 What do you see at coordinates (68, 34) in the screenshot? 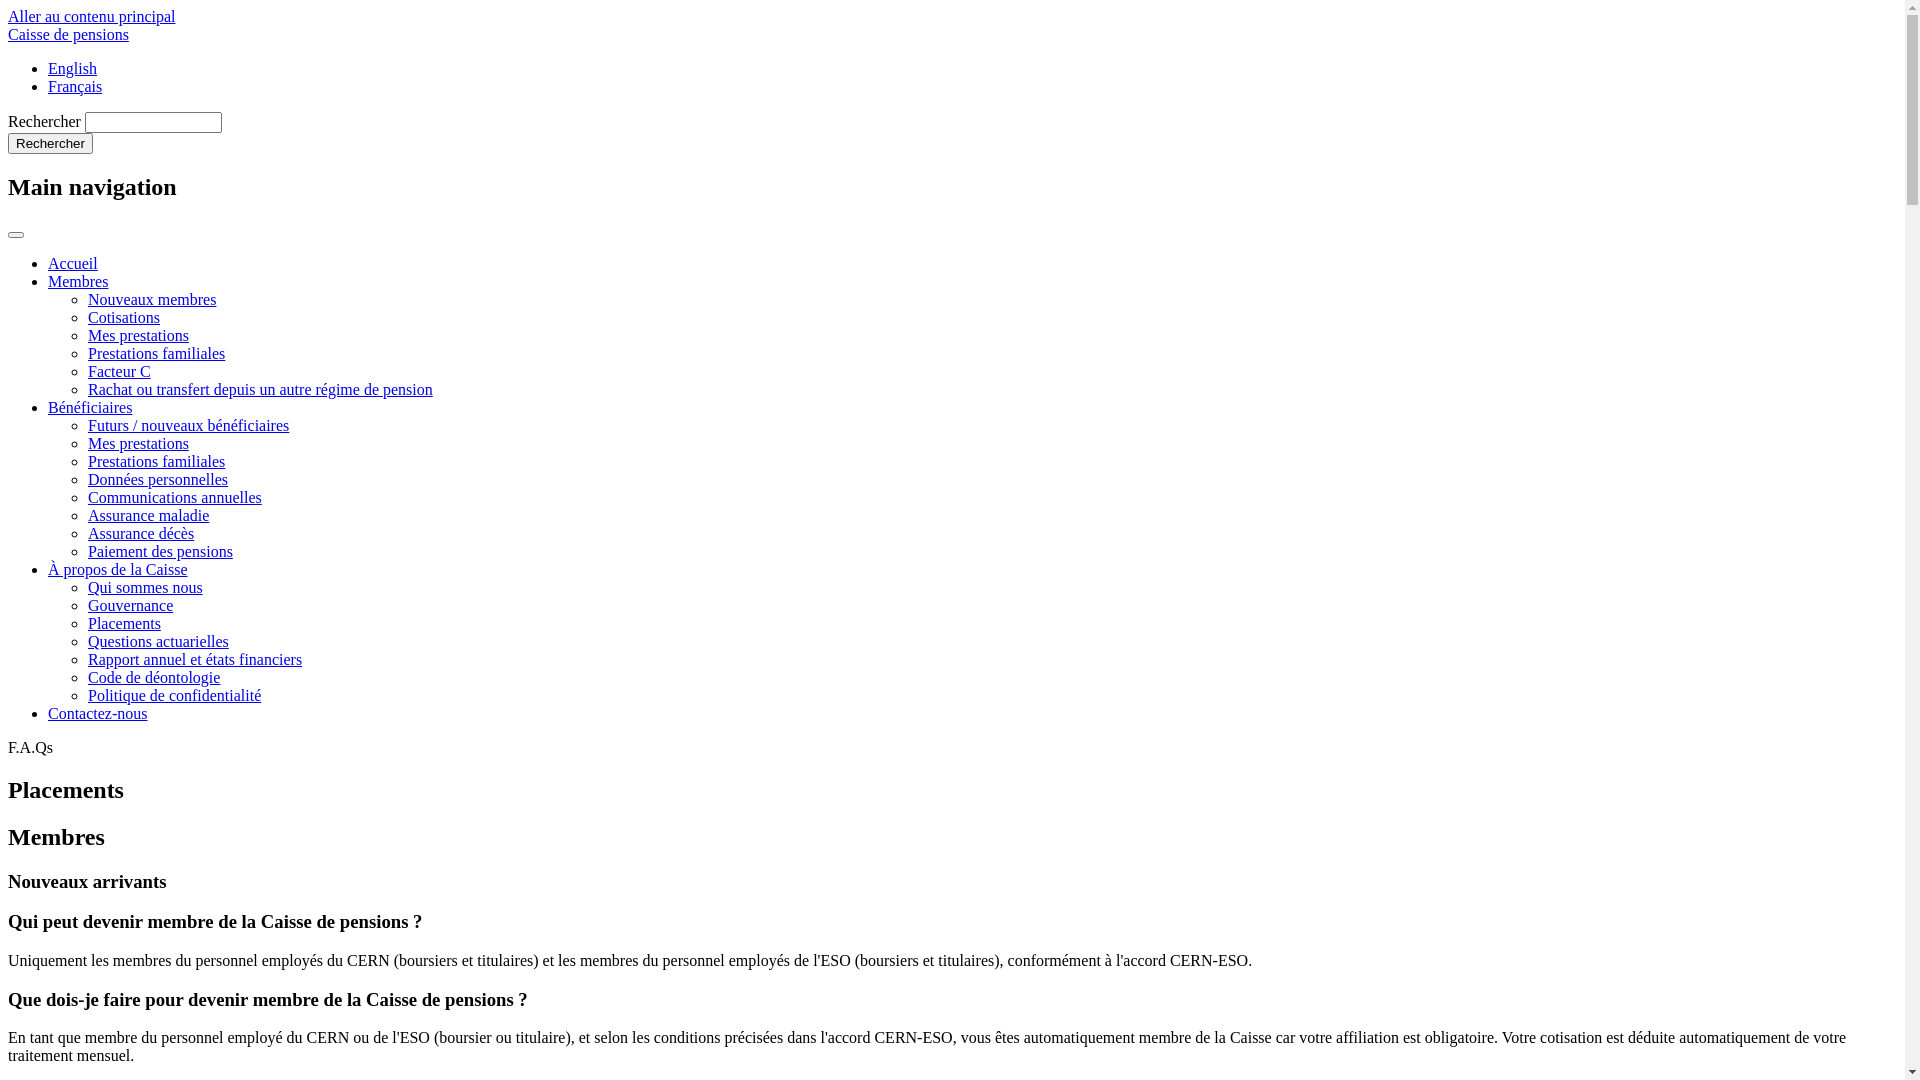
I see `'Caisse de pensions'` at bounding box center [68, 34].